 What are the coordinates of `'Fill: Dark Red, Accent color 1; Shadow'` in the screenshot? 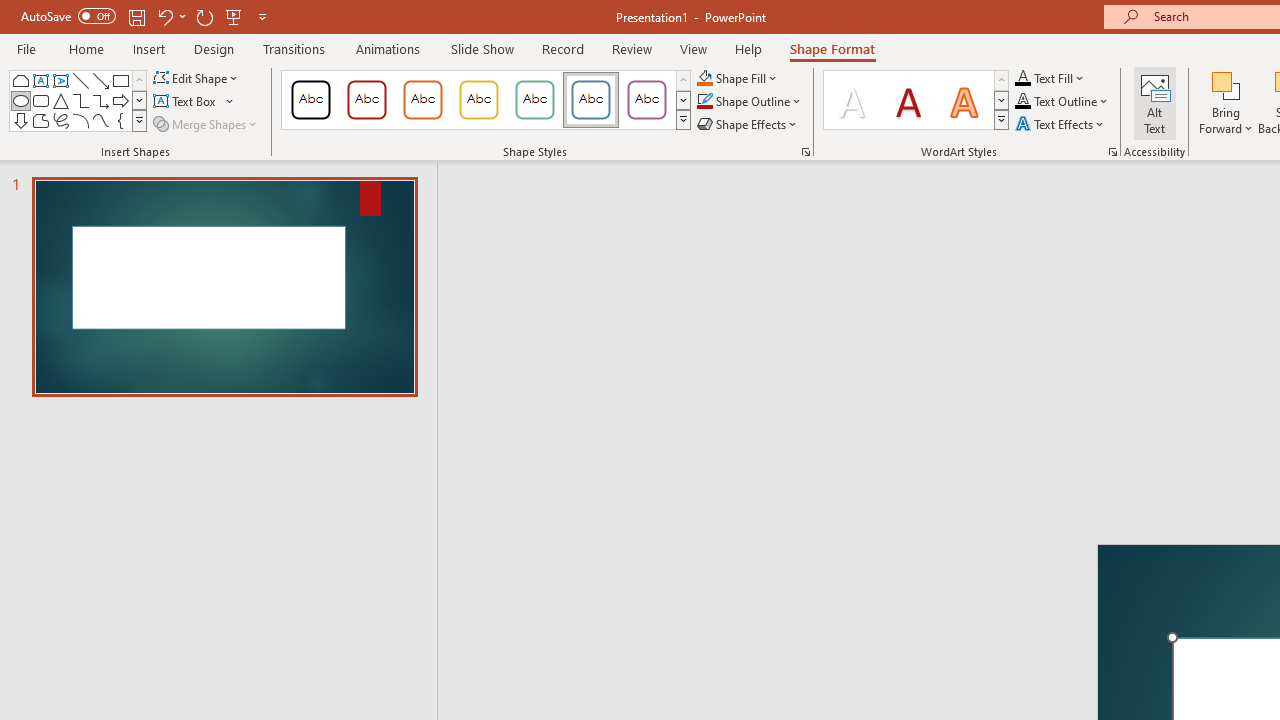 It's located at (907, 100).